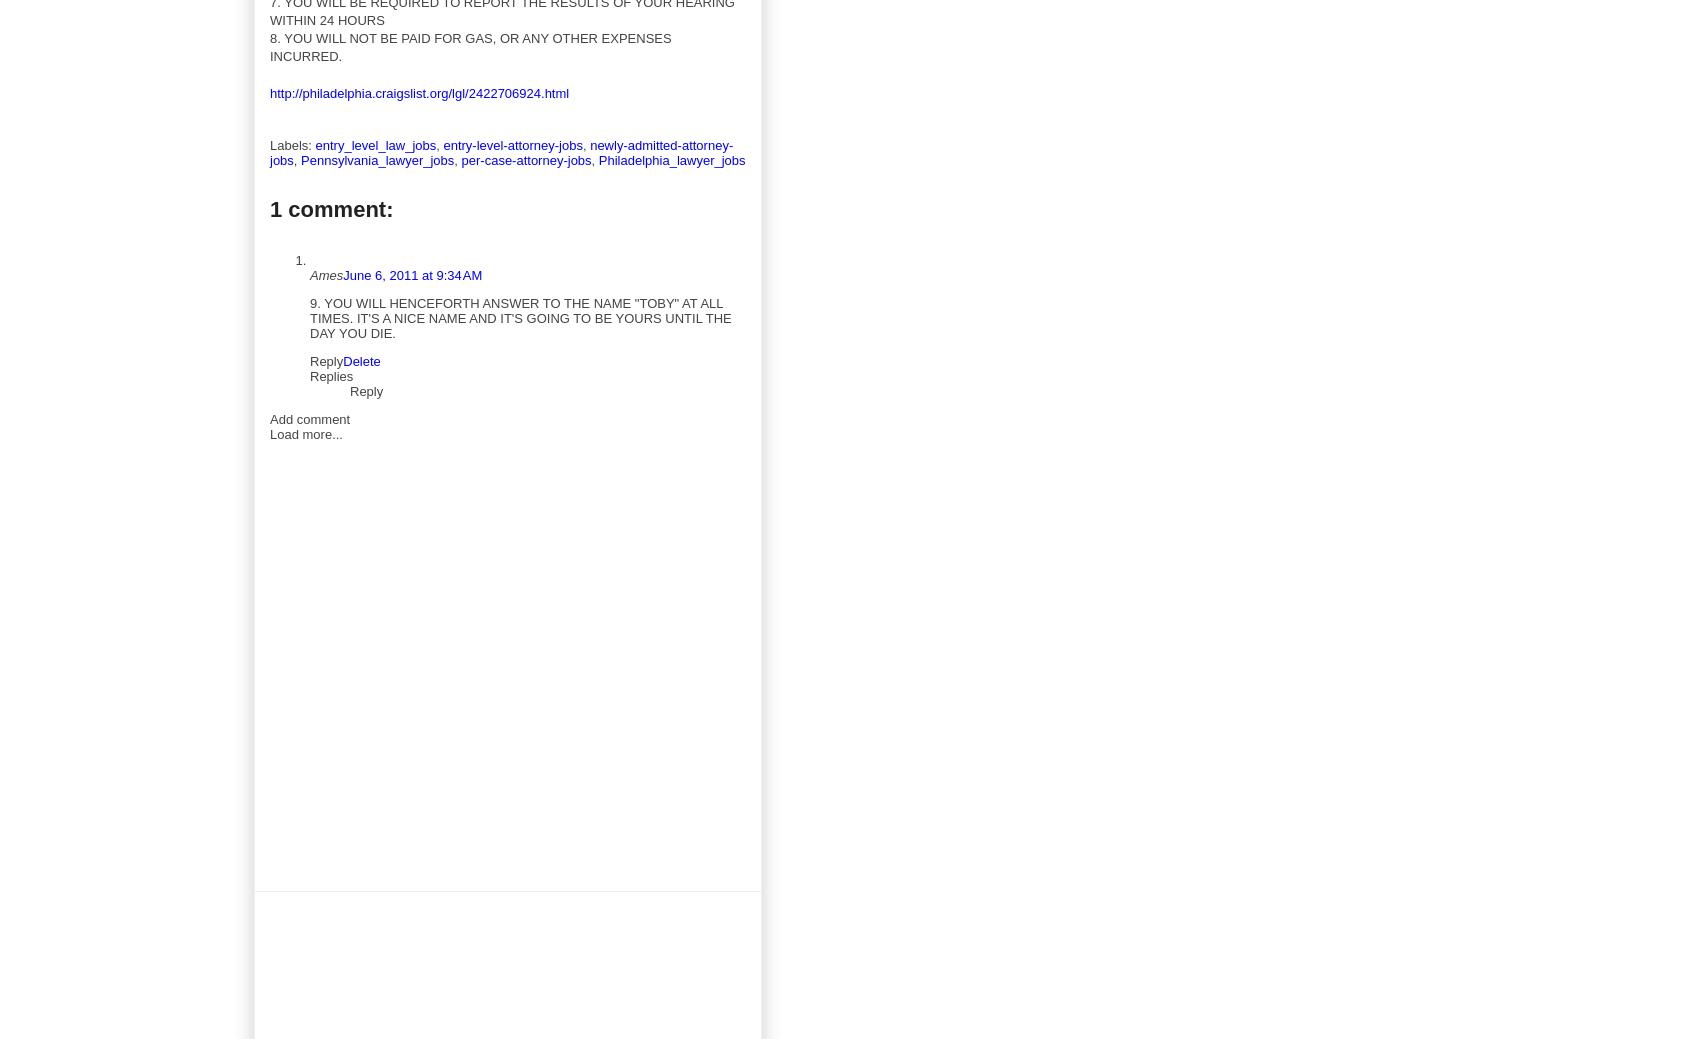  I want to click on '9. YOU WILL HENCEFORTH ANSWER TO THE NAME "TOBY" AT ALL TIMES.  IT'S A NICE NAME AND IT'S GOING TO BE YOURS UNTIL THE DAY YOU DIE.', so click(520, 317).